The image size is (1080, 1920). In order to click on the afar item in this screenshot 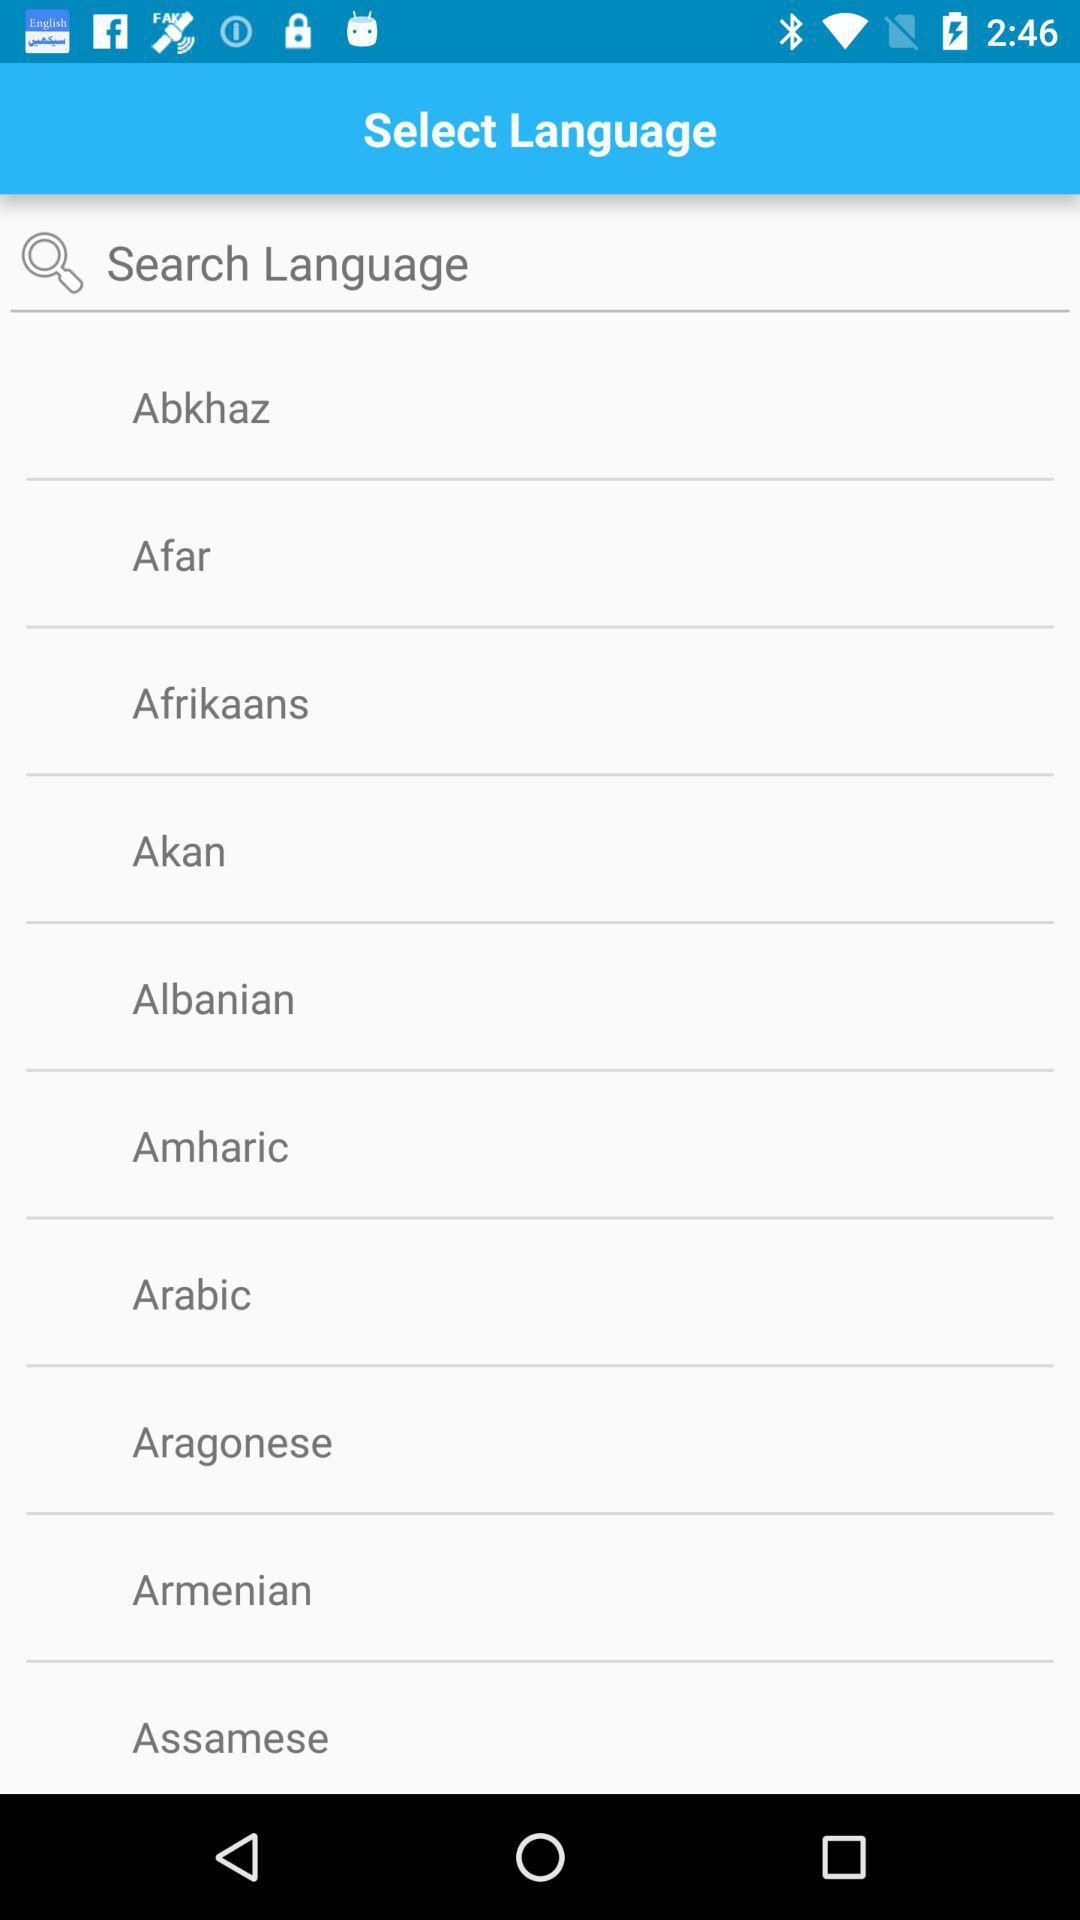, I will do `click(204, 554)`.